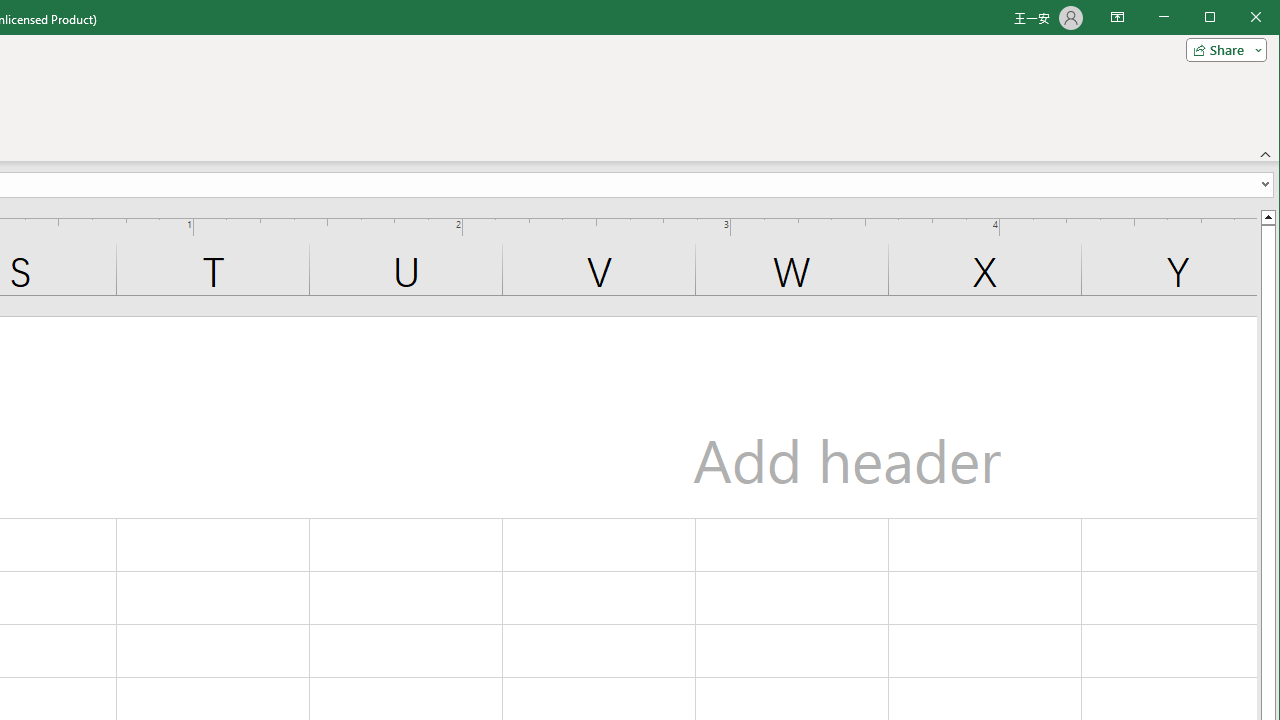 This screenshot has width=1280, height=720. I want to click on 'Share', so click(1221, 49).